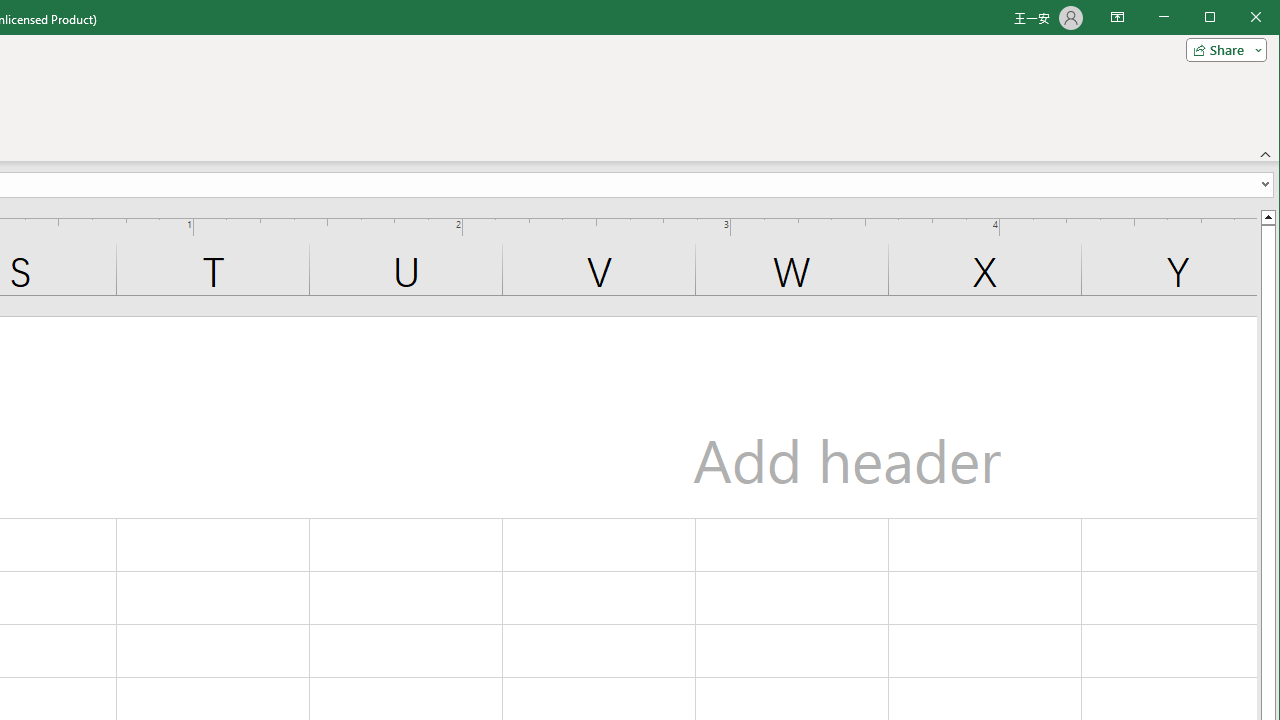 This screenshot has width=1280, height=720. I want to click on 'Share', so click(1221, 49).